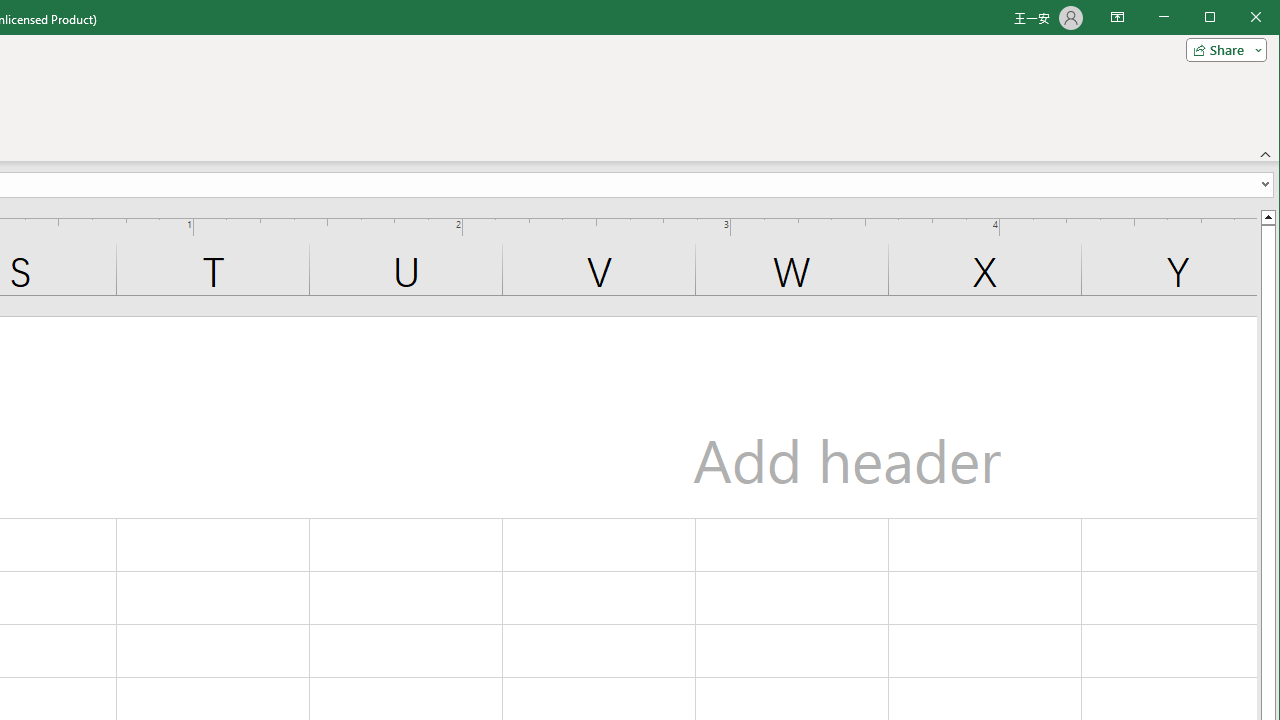 This screenshot has width=1280, height=720. I want to click on 'Share', so click(1221, 49).